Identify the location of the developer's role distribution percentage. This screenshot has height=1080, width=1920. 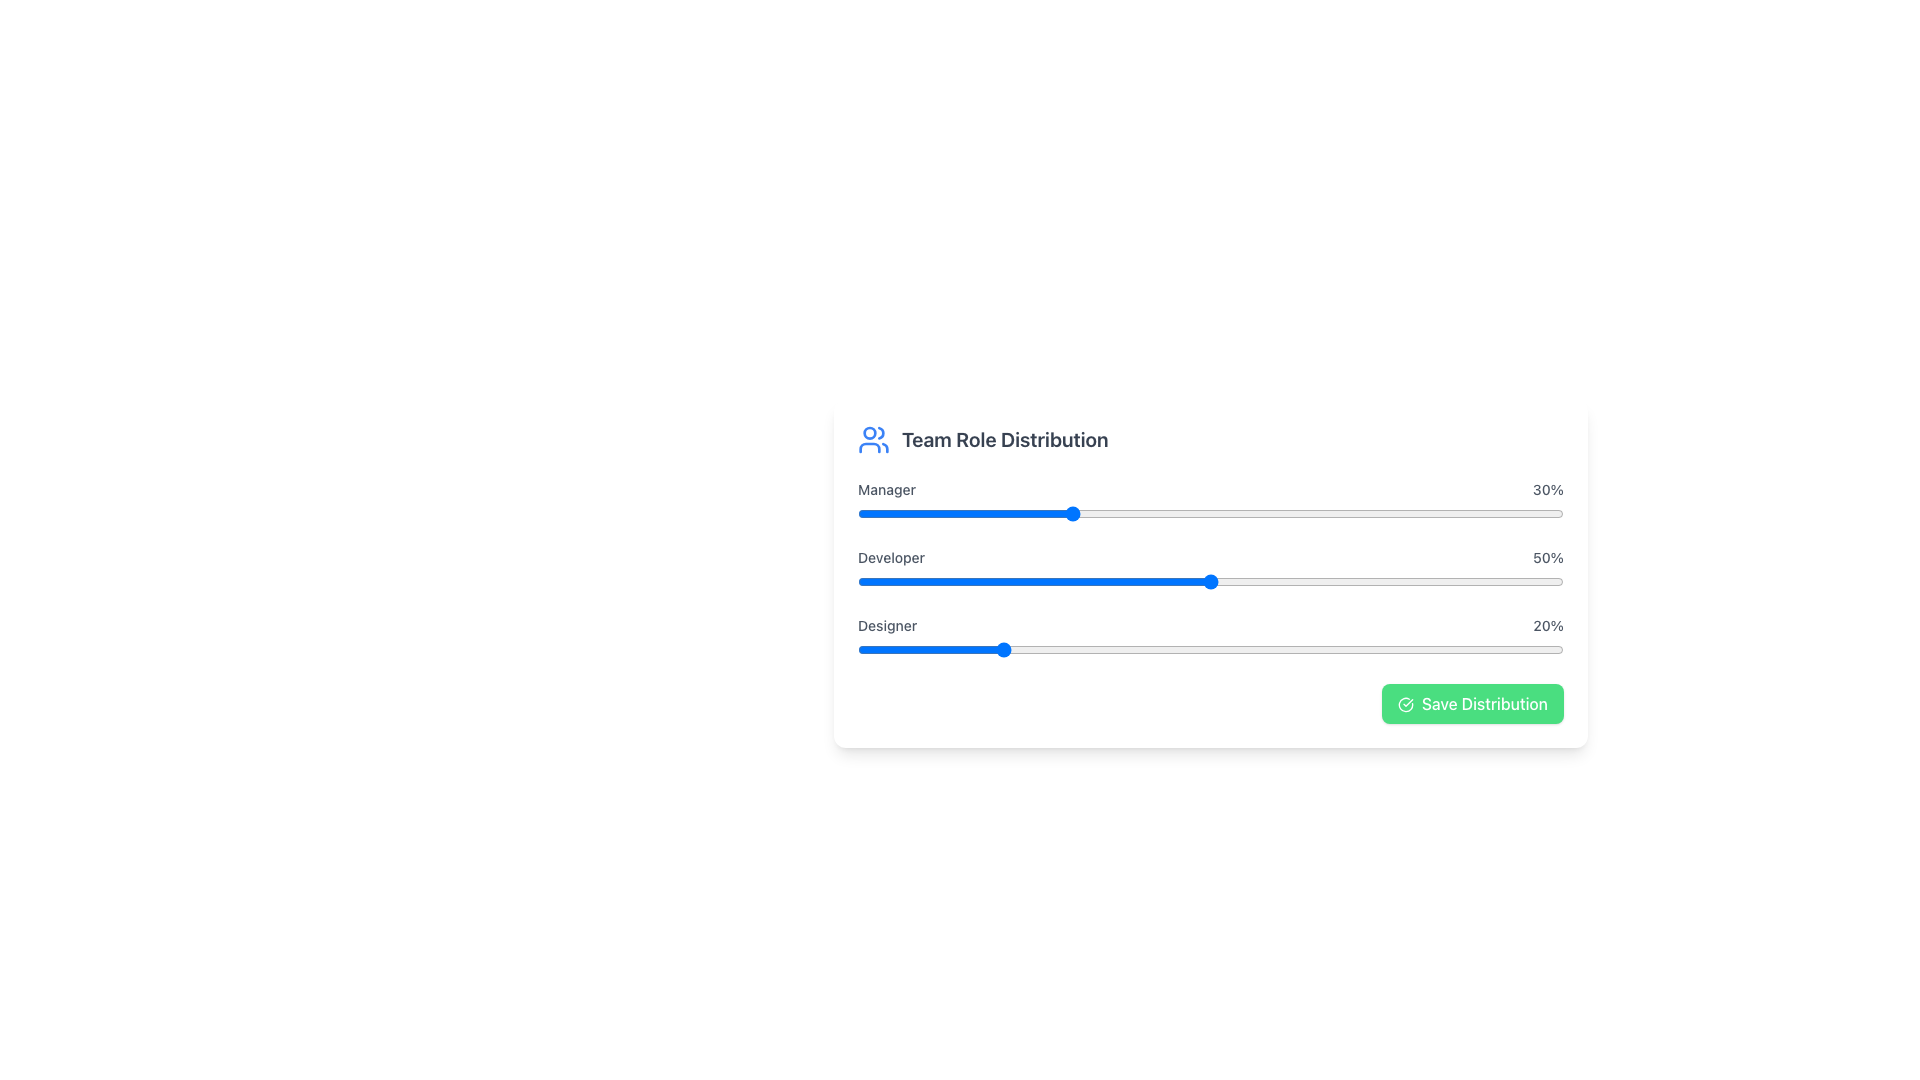
(1175, 582).